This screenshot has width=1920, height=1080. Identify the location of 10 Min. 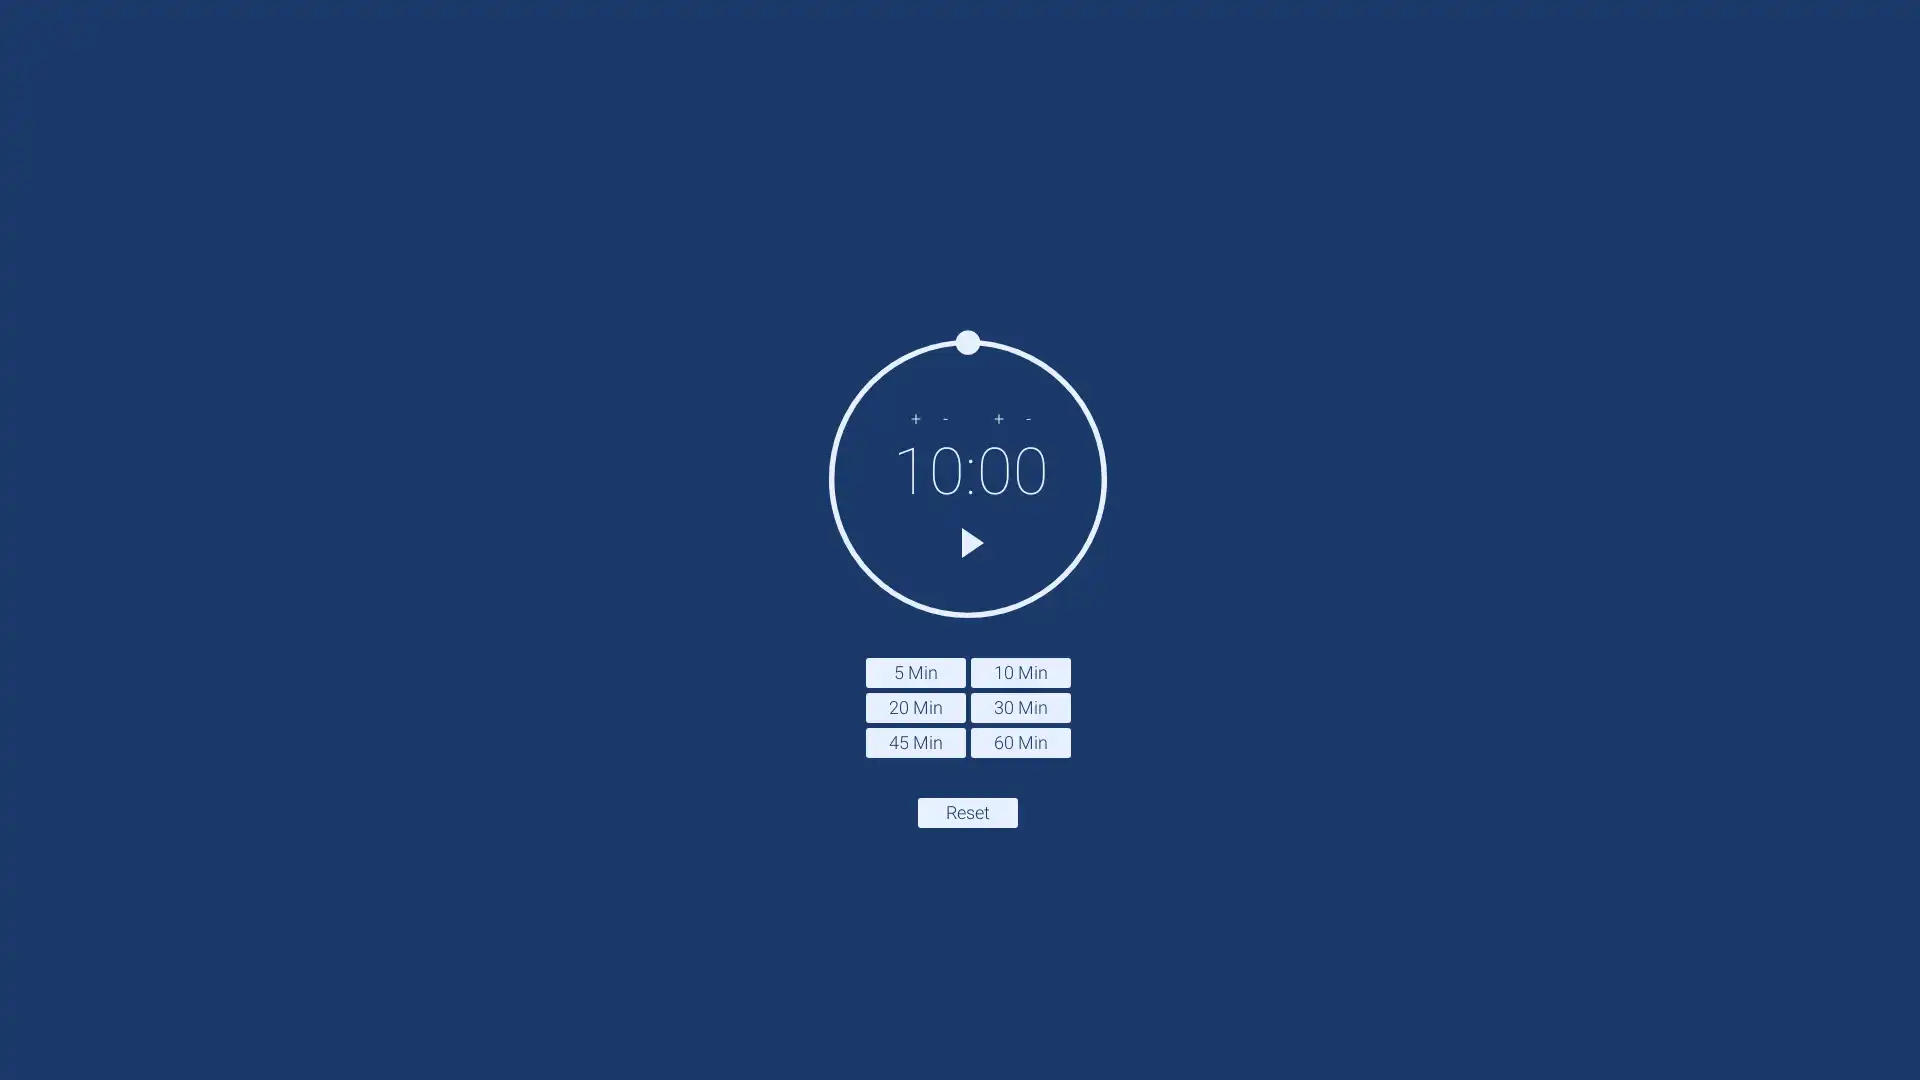
(1019, 671).